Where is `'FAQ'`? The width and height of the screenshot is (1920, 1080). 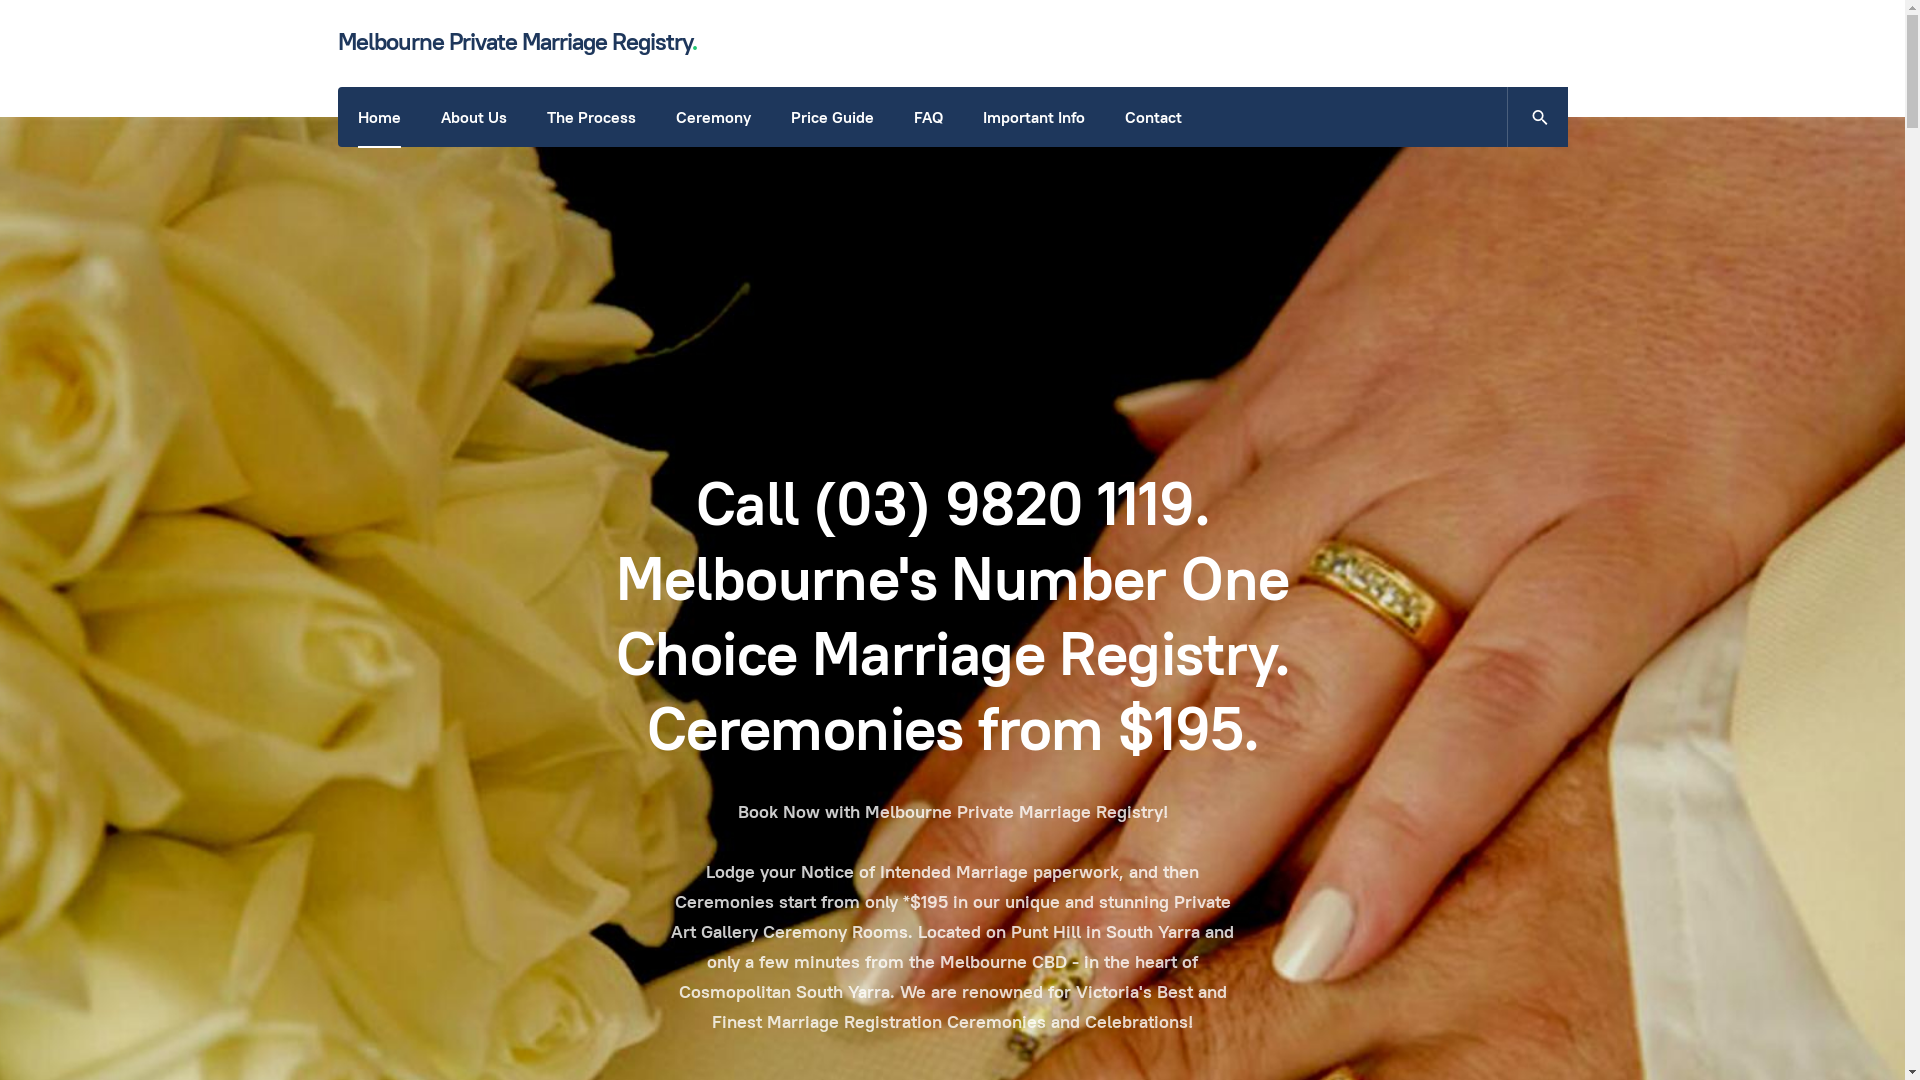 'FAQ' is located at coordinates (927, 116).